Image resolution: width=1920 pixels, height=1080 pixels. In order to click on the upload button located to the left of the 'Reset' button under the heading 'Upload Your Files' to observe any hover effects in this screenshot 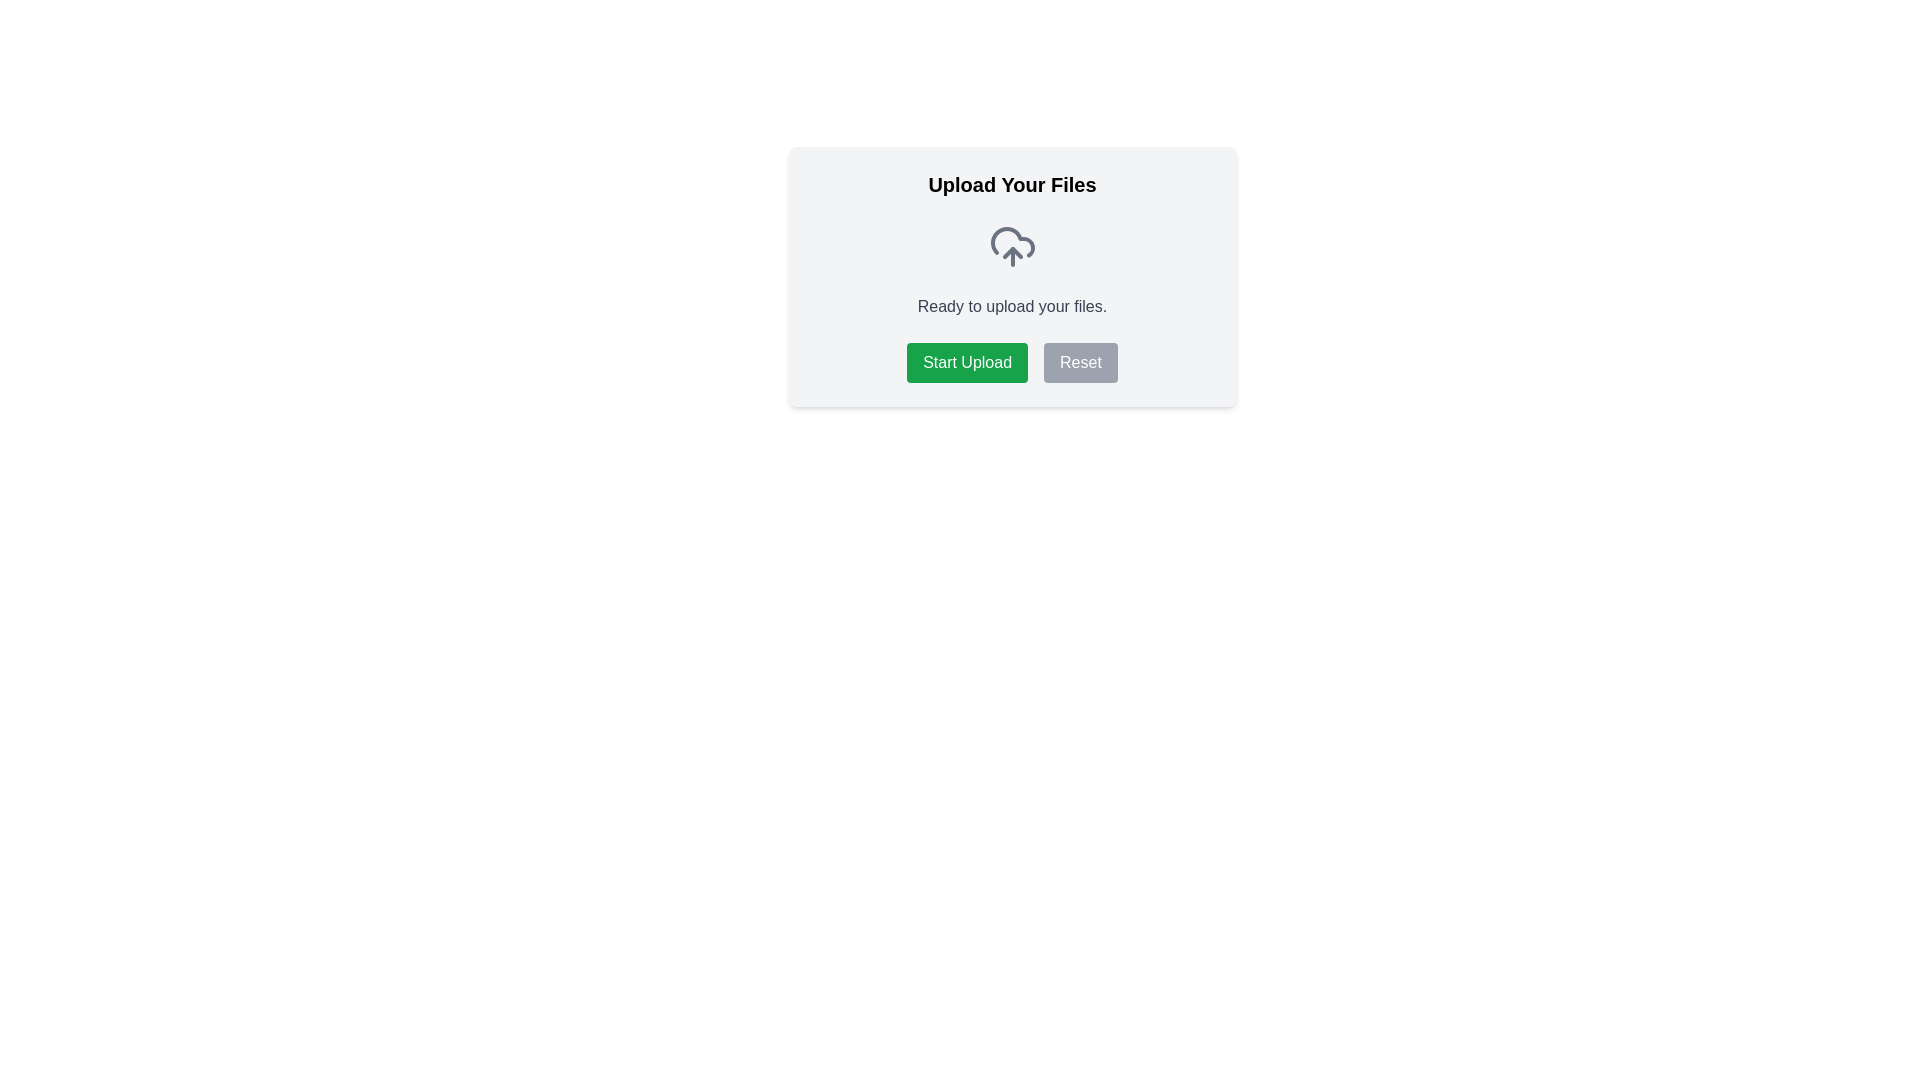, I will do `click(967, 362)`.